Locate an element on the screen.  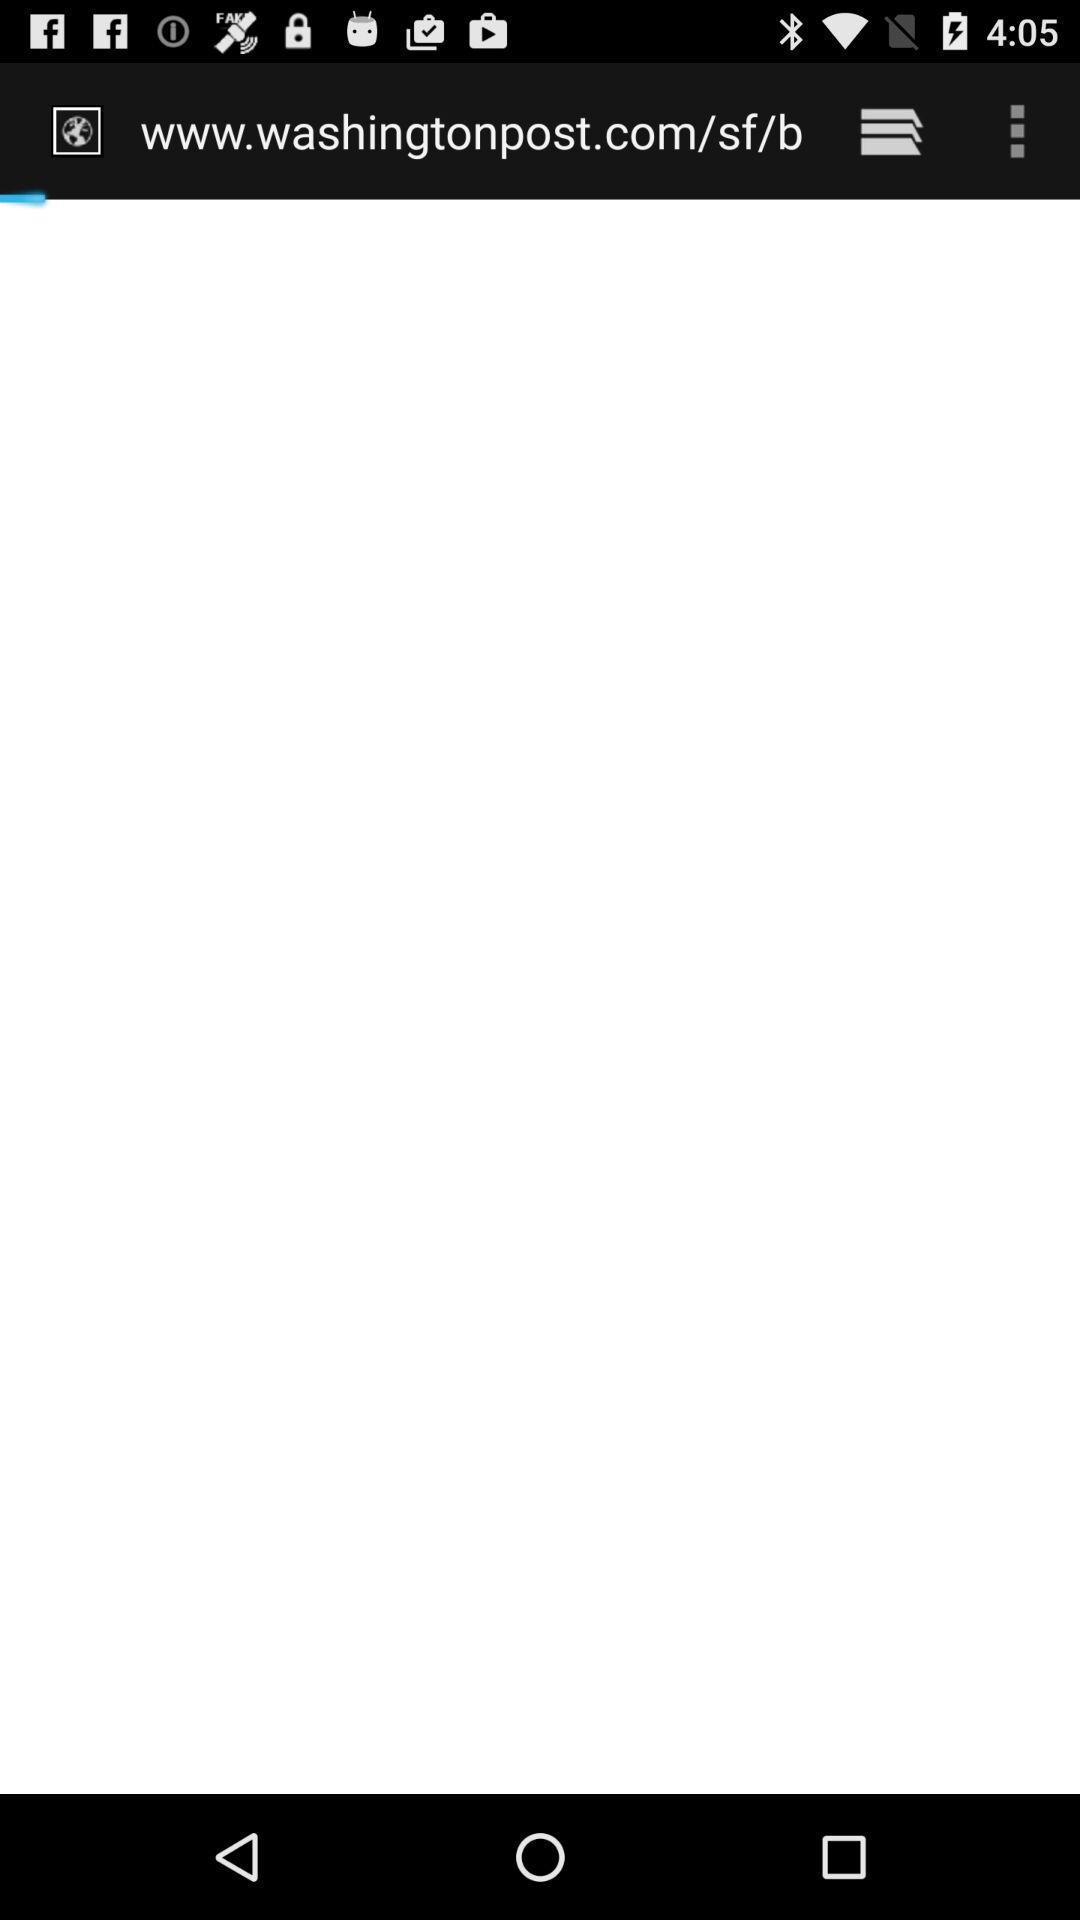
icon next to the www washingtonpost com icon is located at coordinates (890, 130).